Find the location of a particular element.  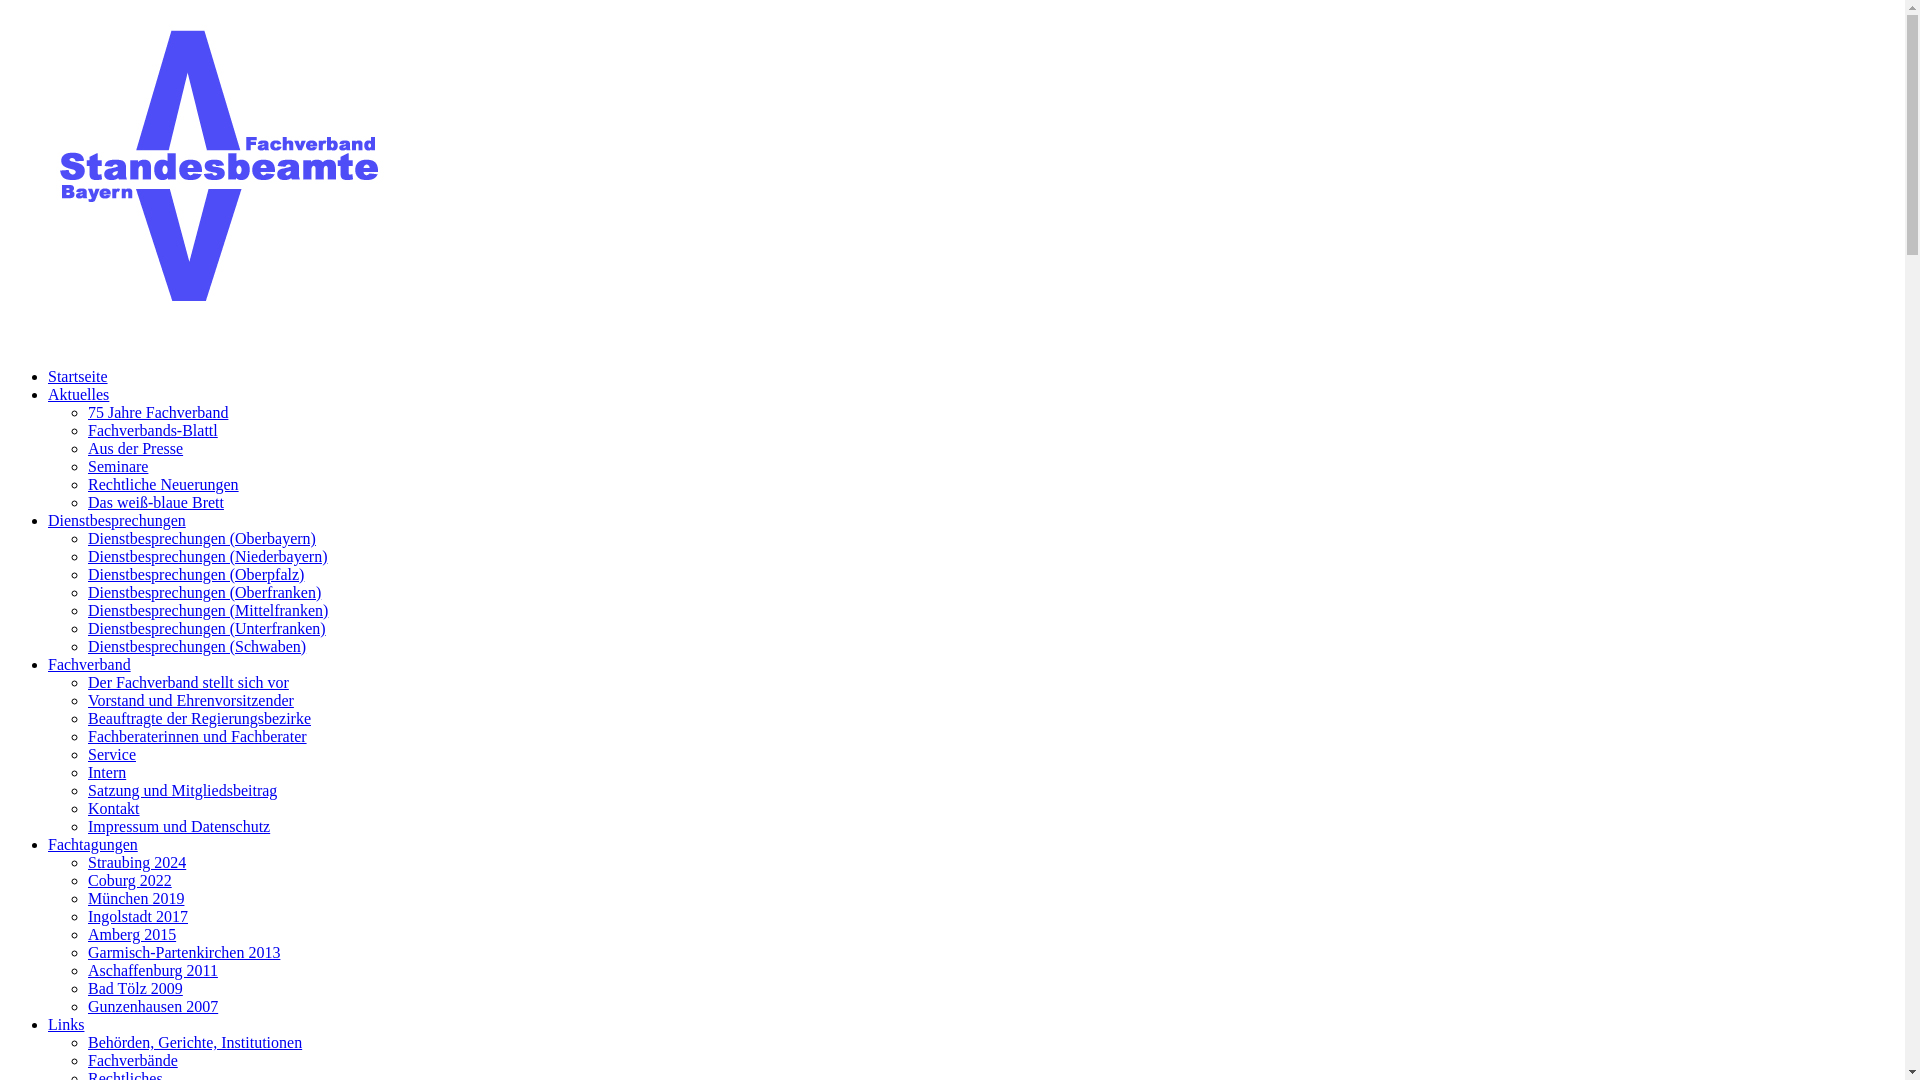

'Aktuelles' is located at coordinates (48, 394).